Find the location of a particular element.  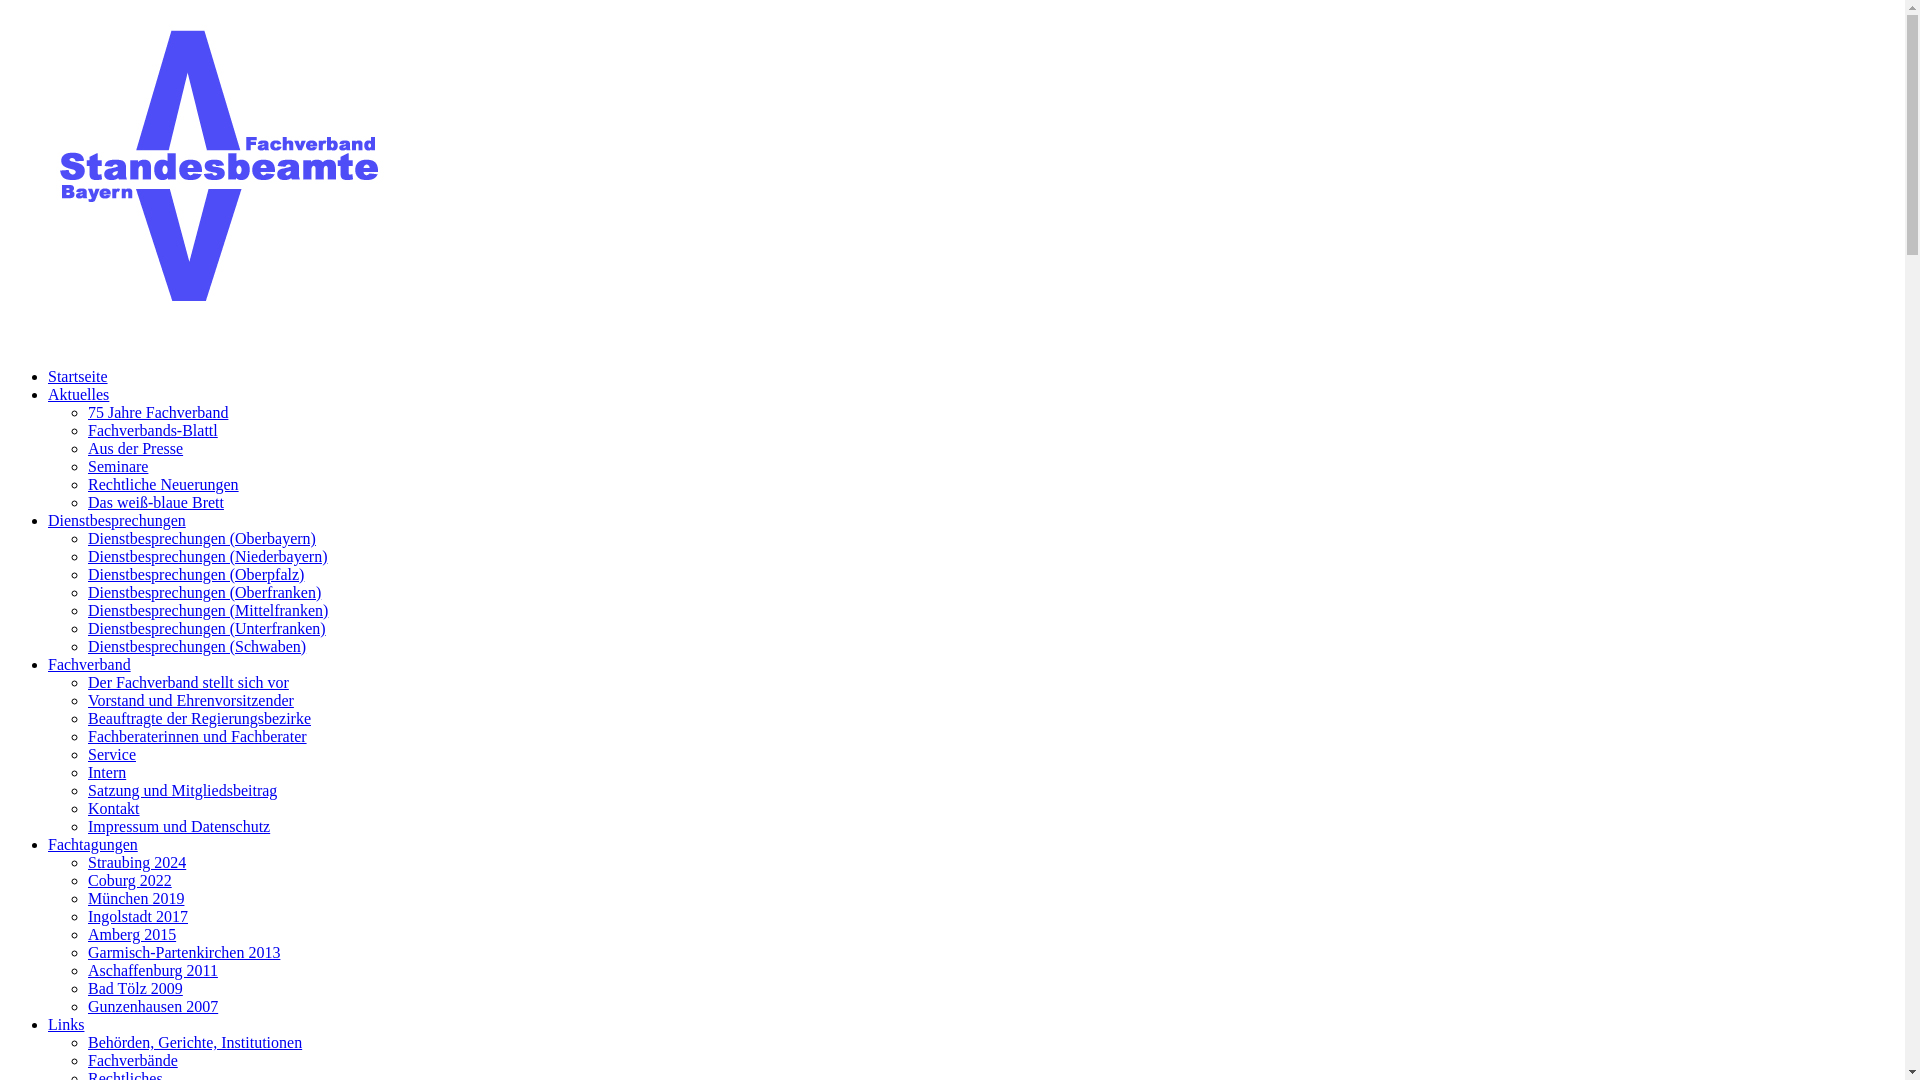

'Aktuelles' is located at coordinates (48, 394).